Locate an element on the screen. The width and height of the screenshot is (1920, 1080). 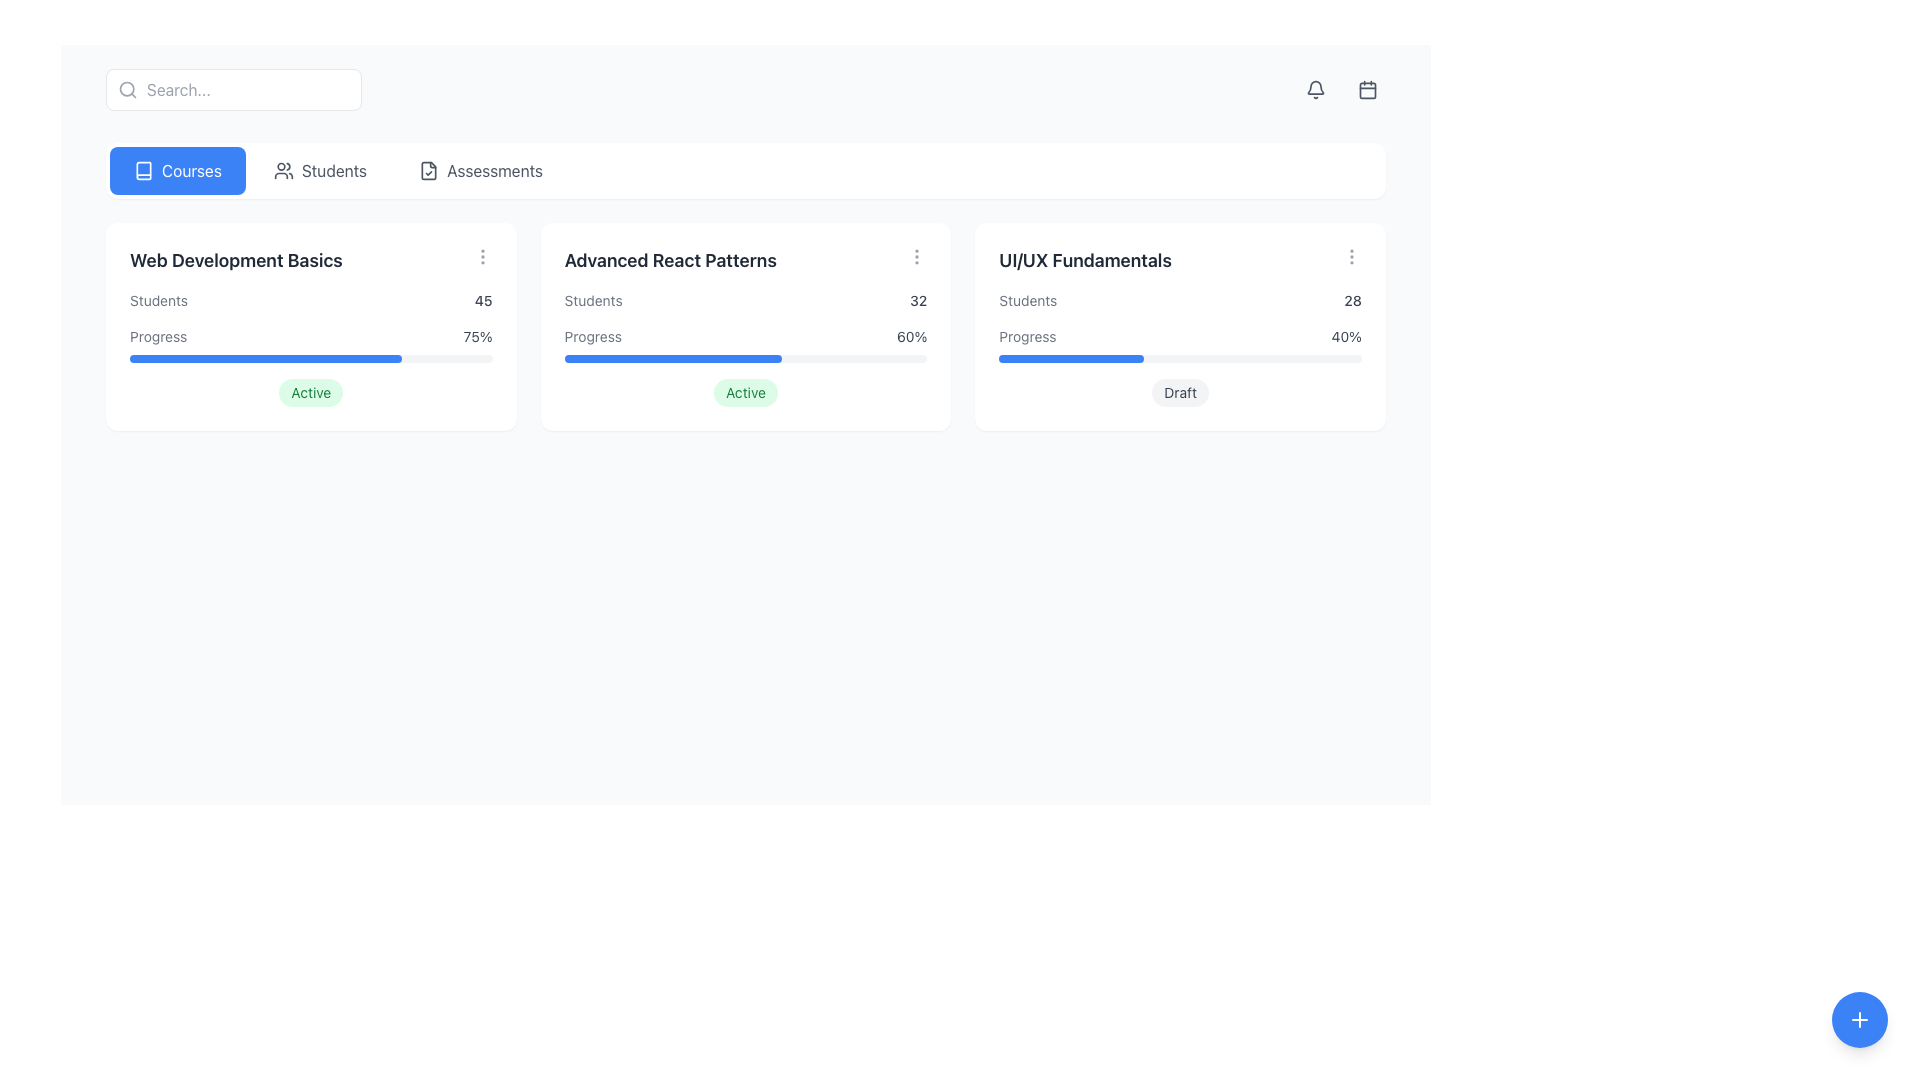
the blue progress indicator bar indicating 75% completion located within the 'Web Development Basics' card, beneath the 'Progress' label is located at coordinates (264, 357).